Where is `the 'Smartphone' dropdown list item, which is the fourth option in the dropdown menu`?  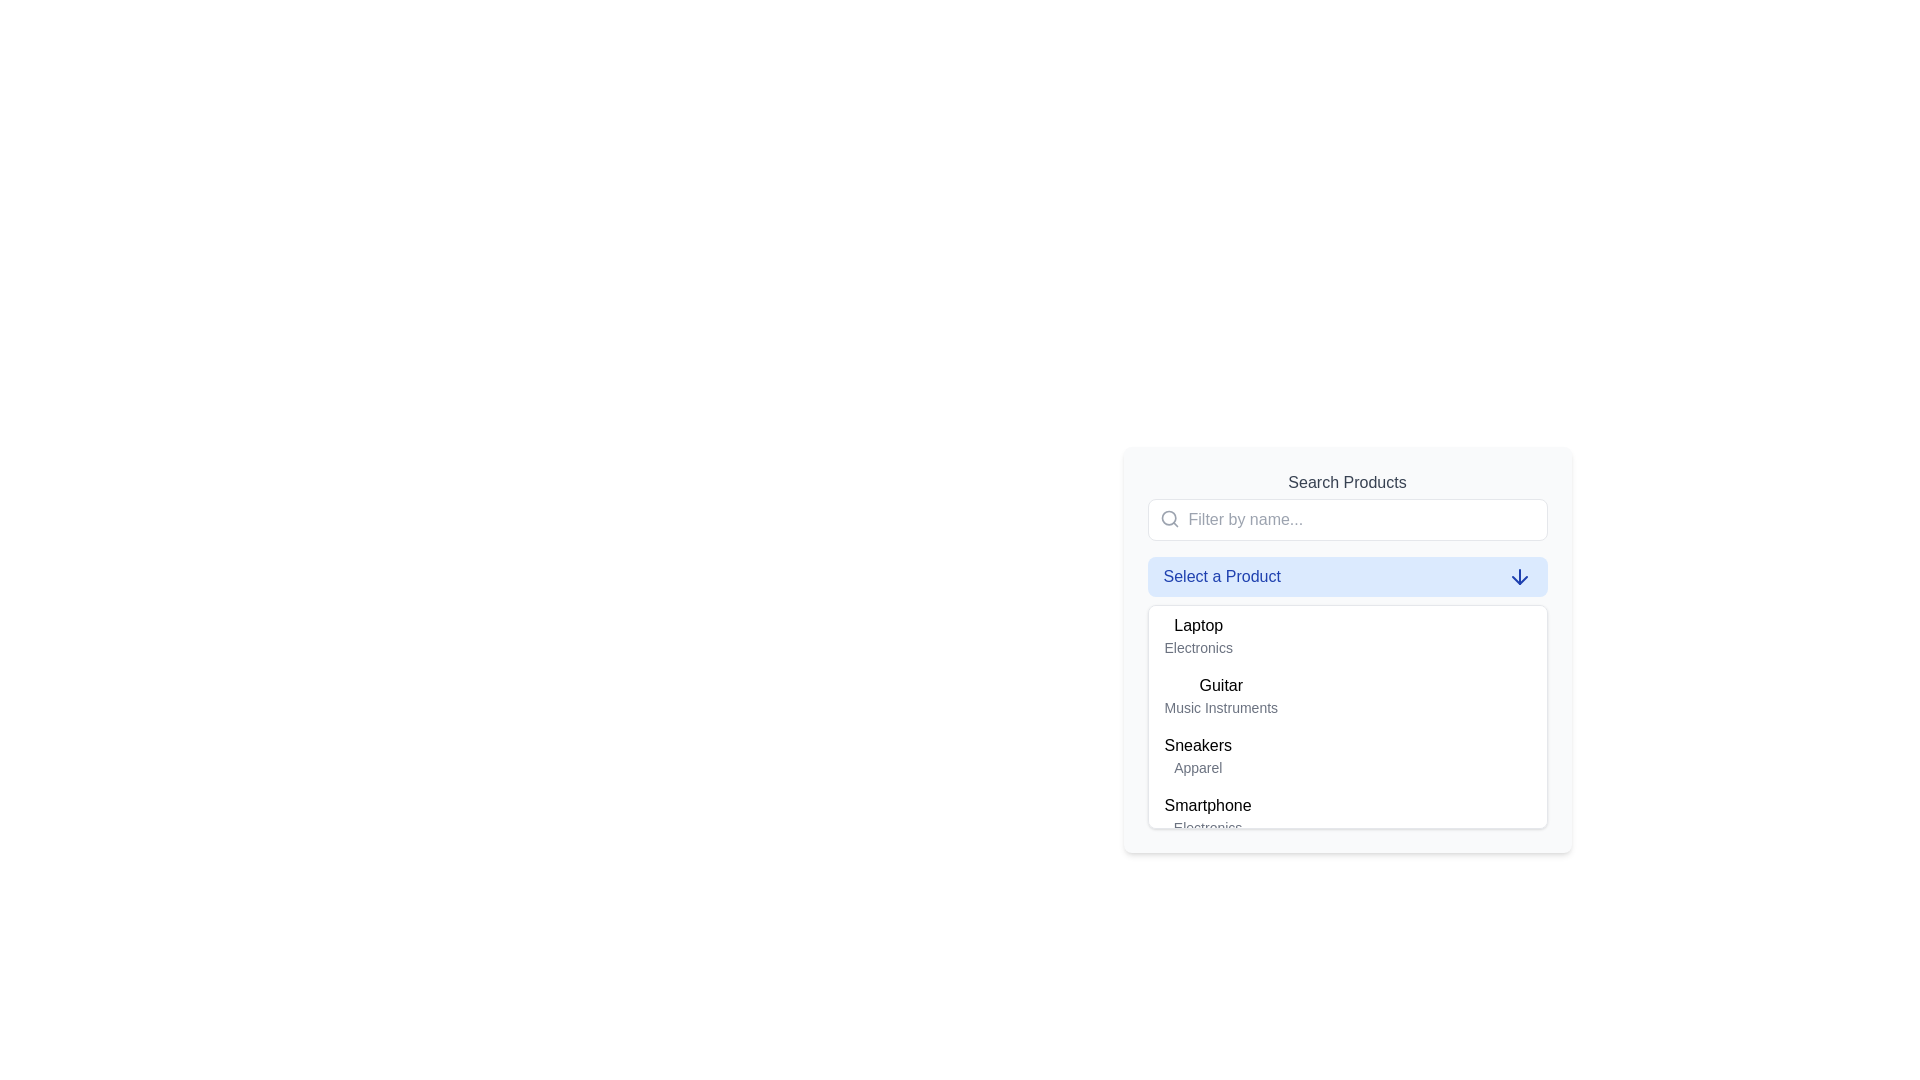
the 'Smartphone' dropdown list item, which is the fourth option in the dropdown menu is located at coordinates (1207, 816).